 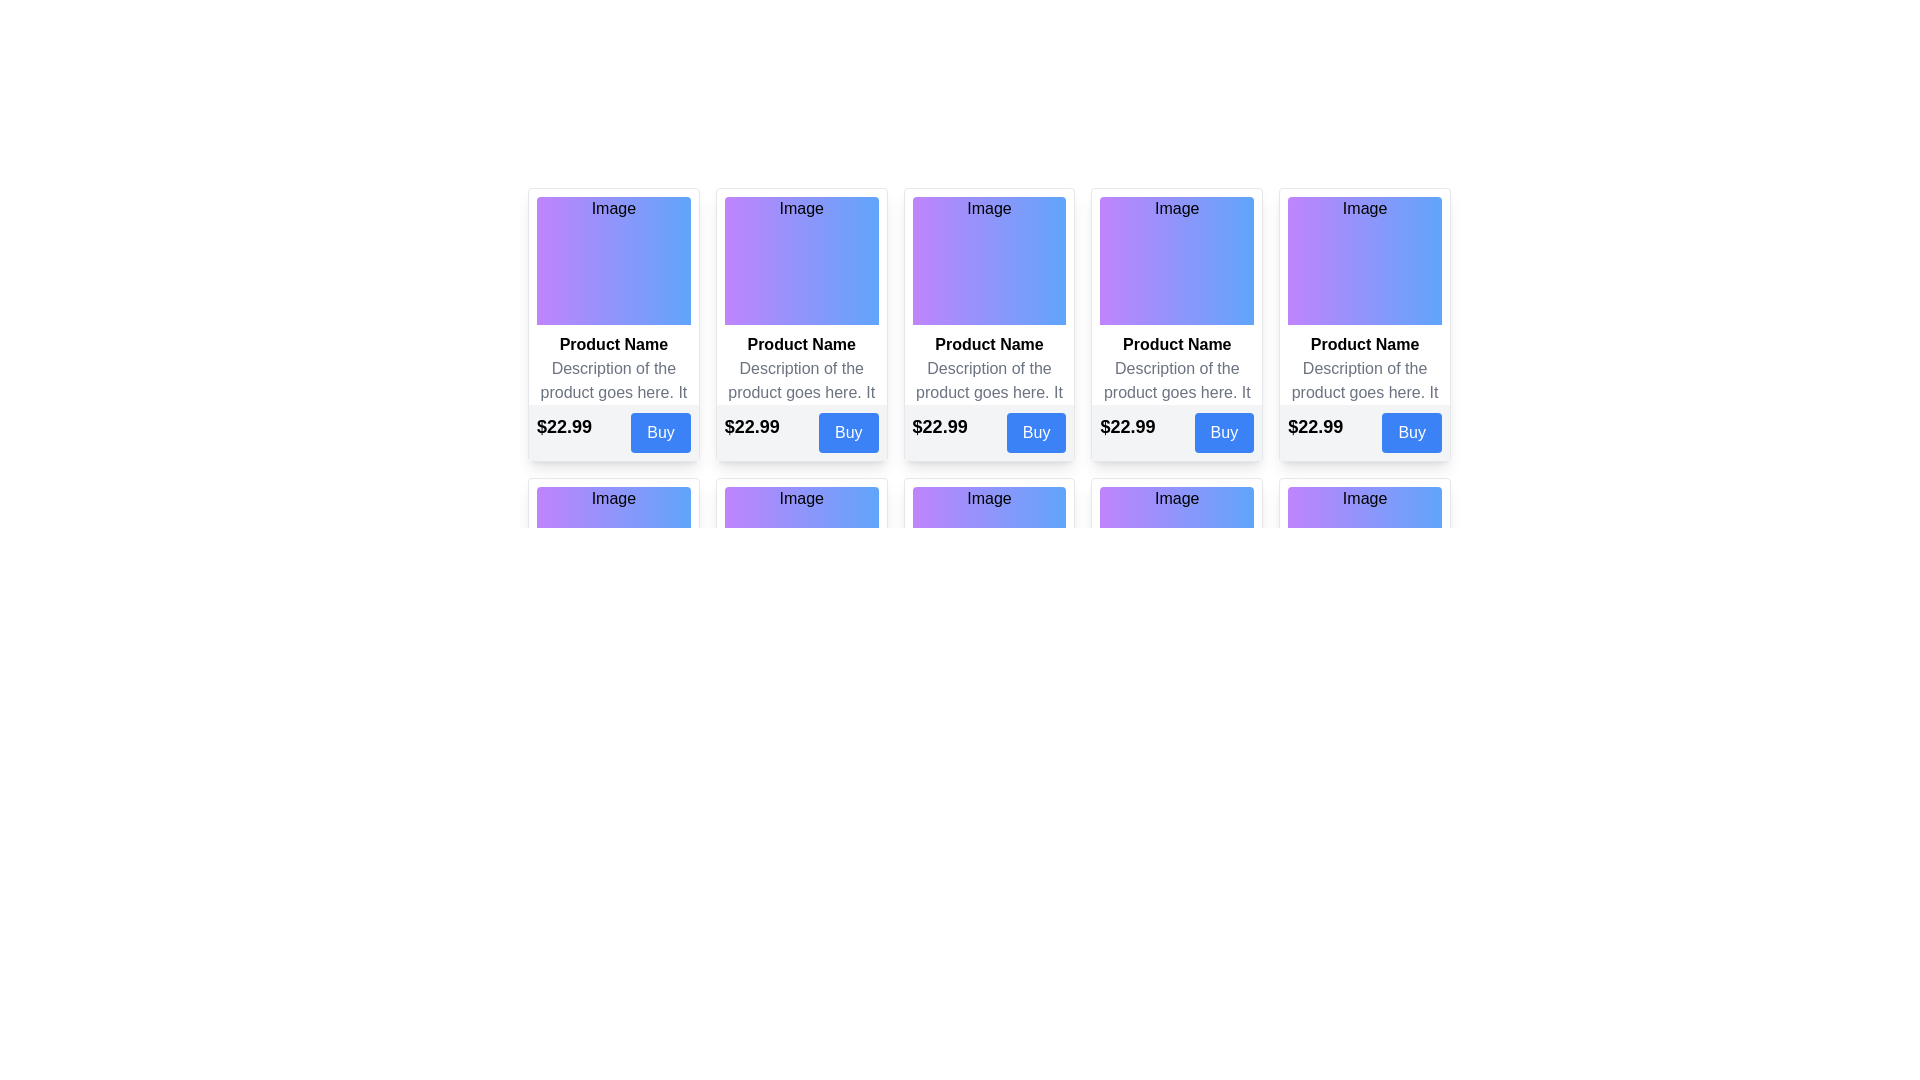 What do you see at coordinates (801, 260) in the screenshot?
I see `decorative image placeholder at the top of the card component that represents the product, located centrally among similar cards` at bounding box center [801, 260].